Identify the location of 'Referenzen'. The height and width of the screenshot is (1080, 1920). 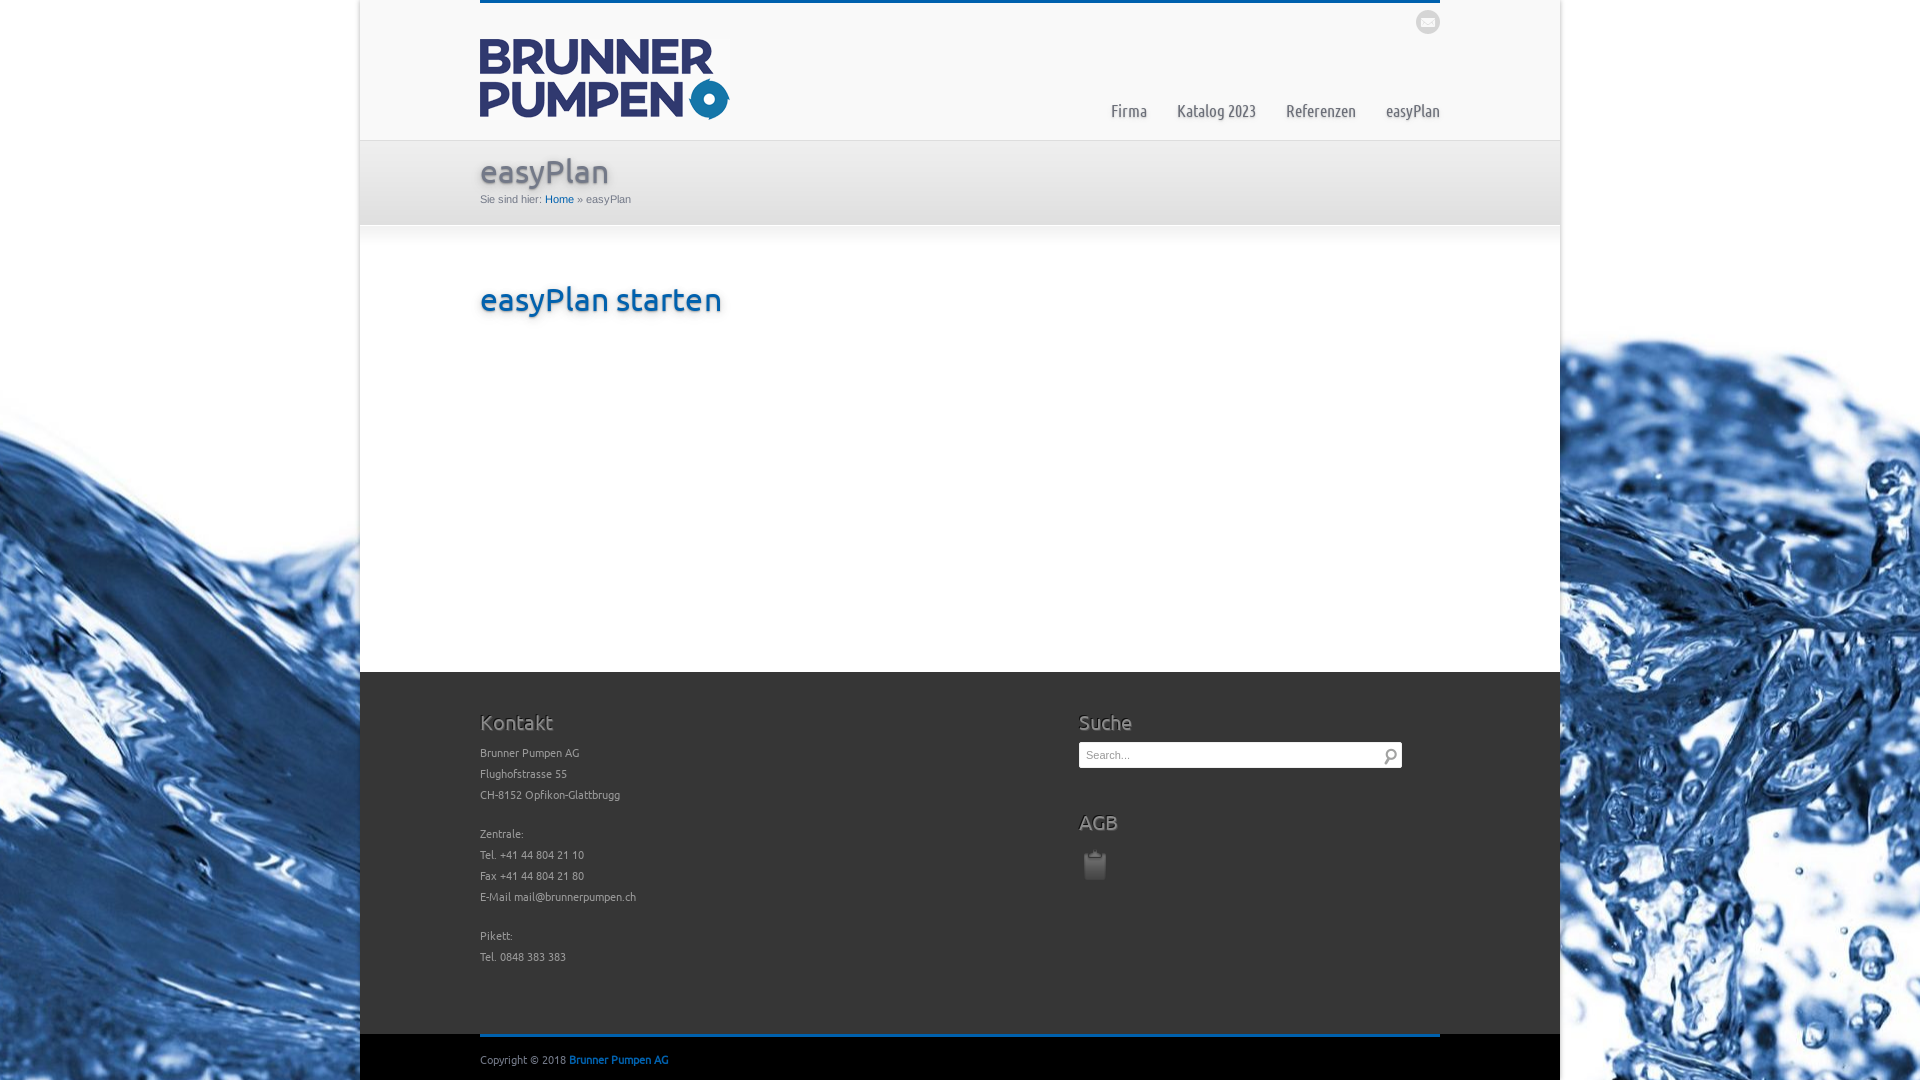
(1320, 110).